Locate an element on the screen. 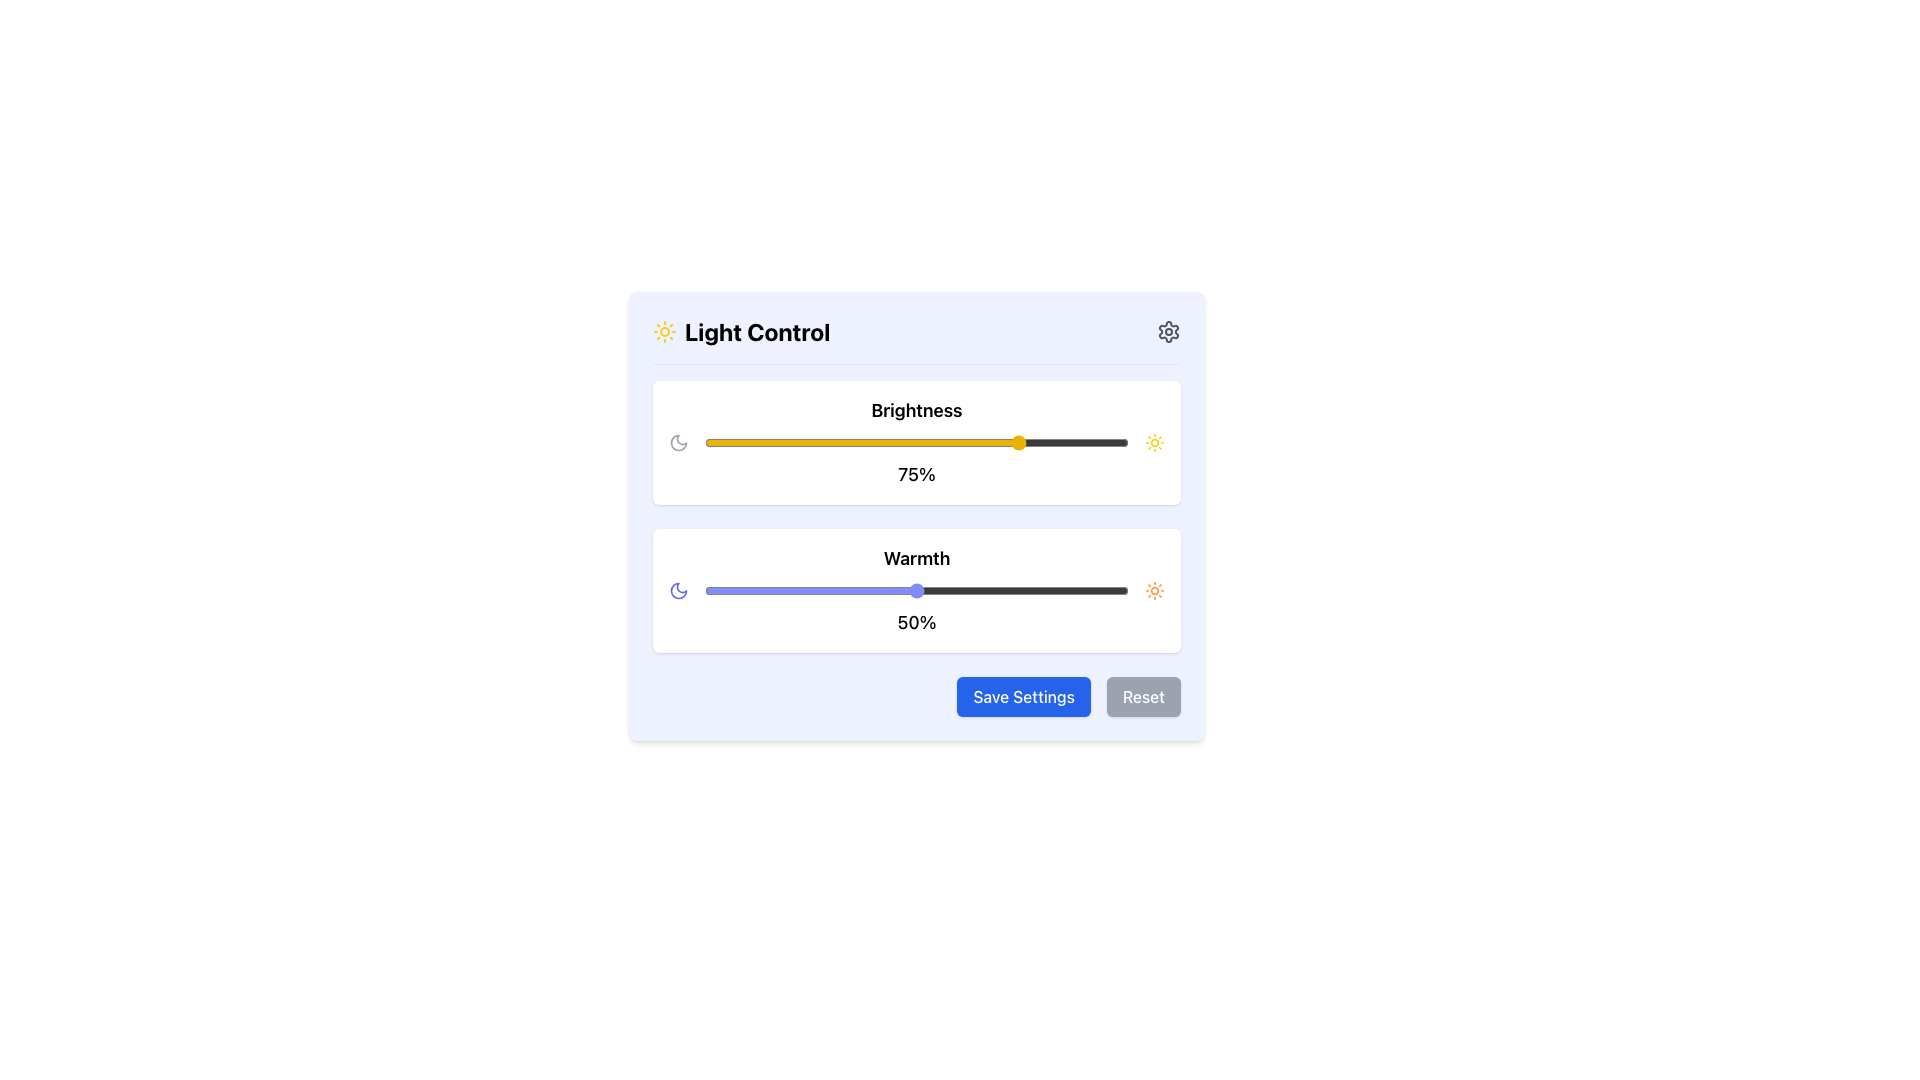 The width and height of the screenshot is (1920, 1080). the static display text showing '50%' located below the slider control in the Warmth adjustment section is located at coordinates (915, 622).